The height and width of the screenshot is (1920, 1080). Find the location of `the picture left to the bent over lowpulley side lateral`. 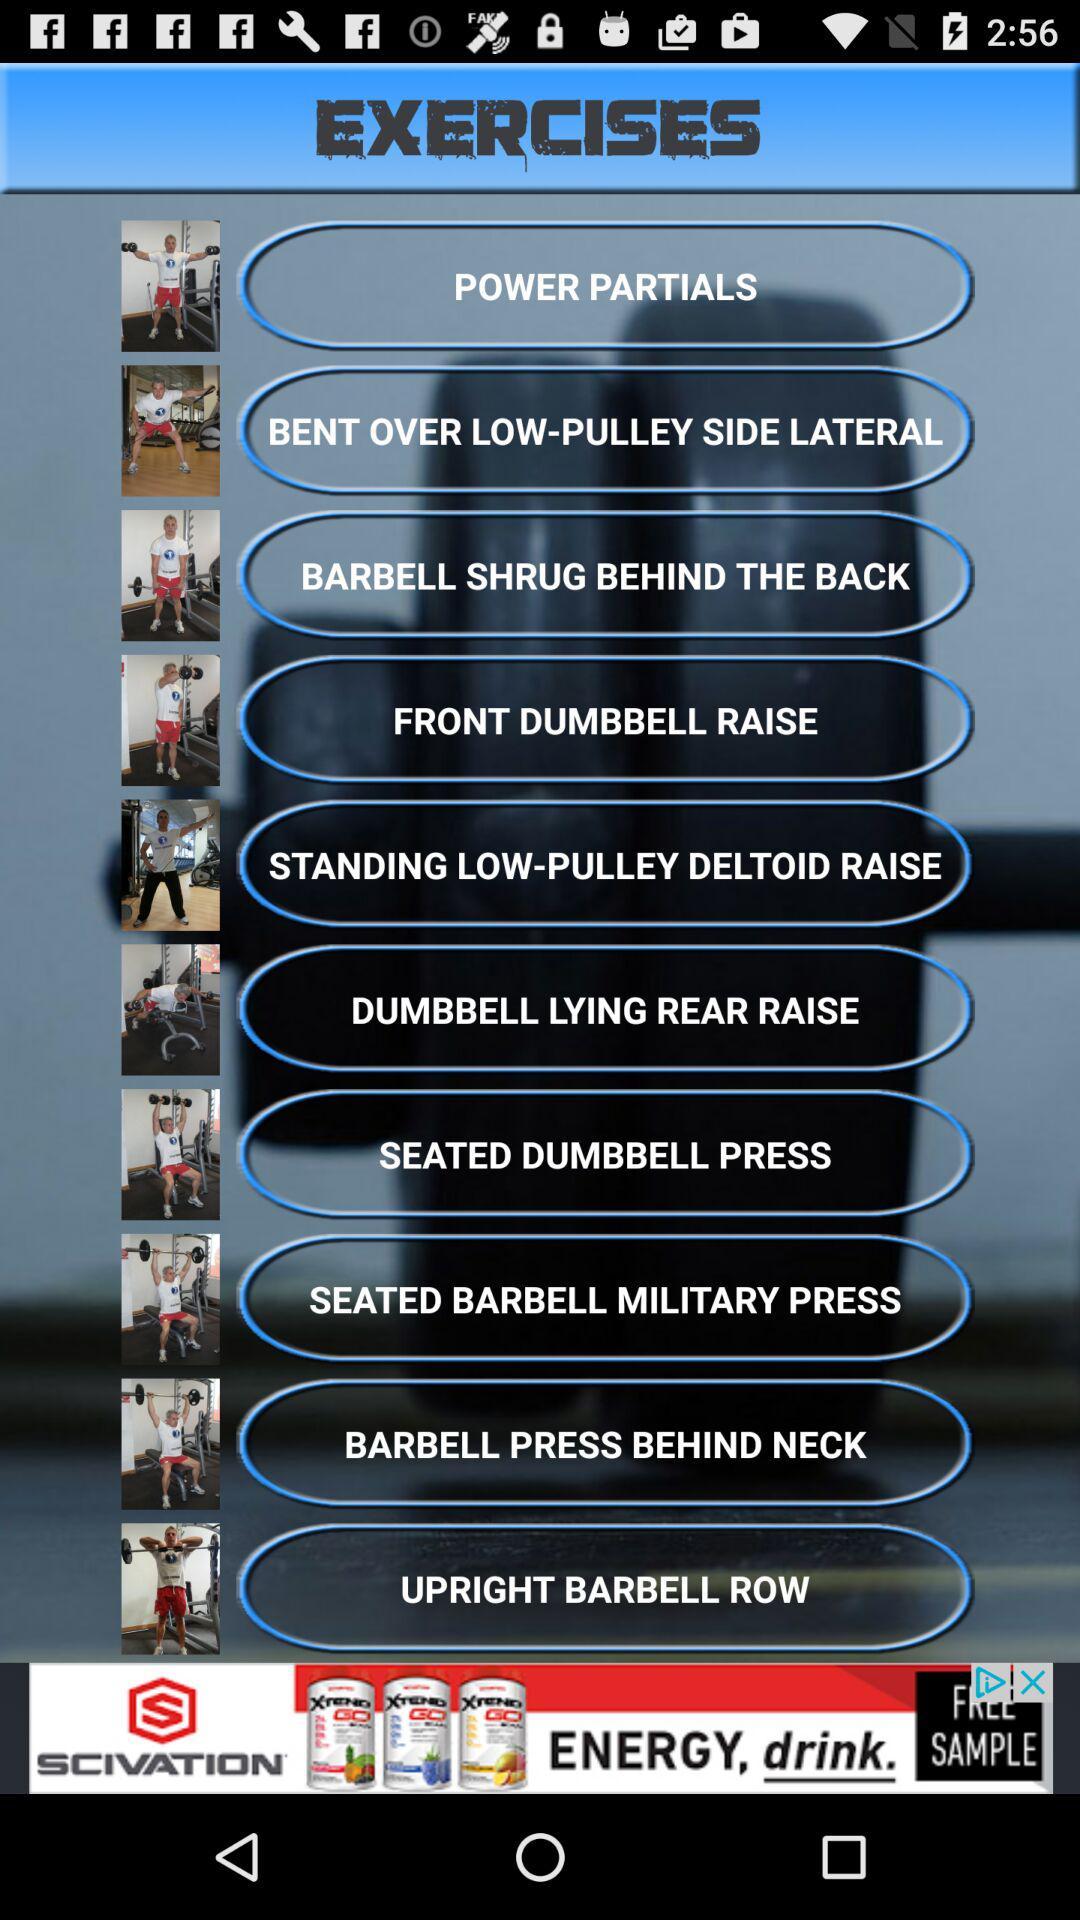

the picture left to the bent over lowpulley side lateral is located at coordinates (169, 430).